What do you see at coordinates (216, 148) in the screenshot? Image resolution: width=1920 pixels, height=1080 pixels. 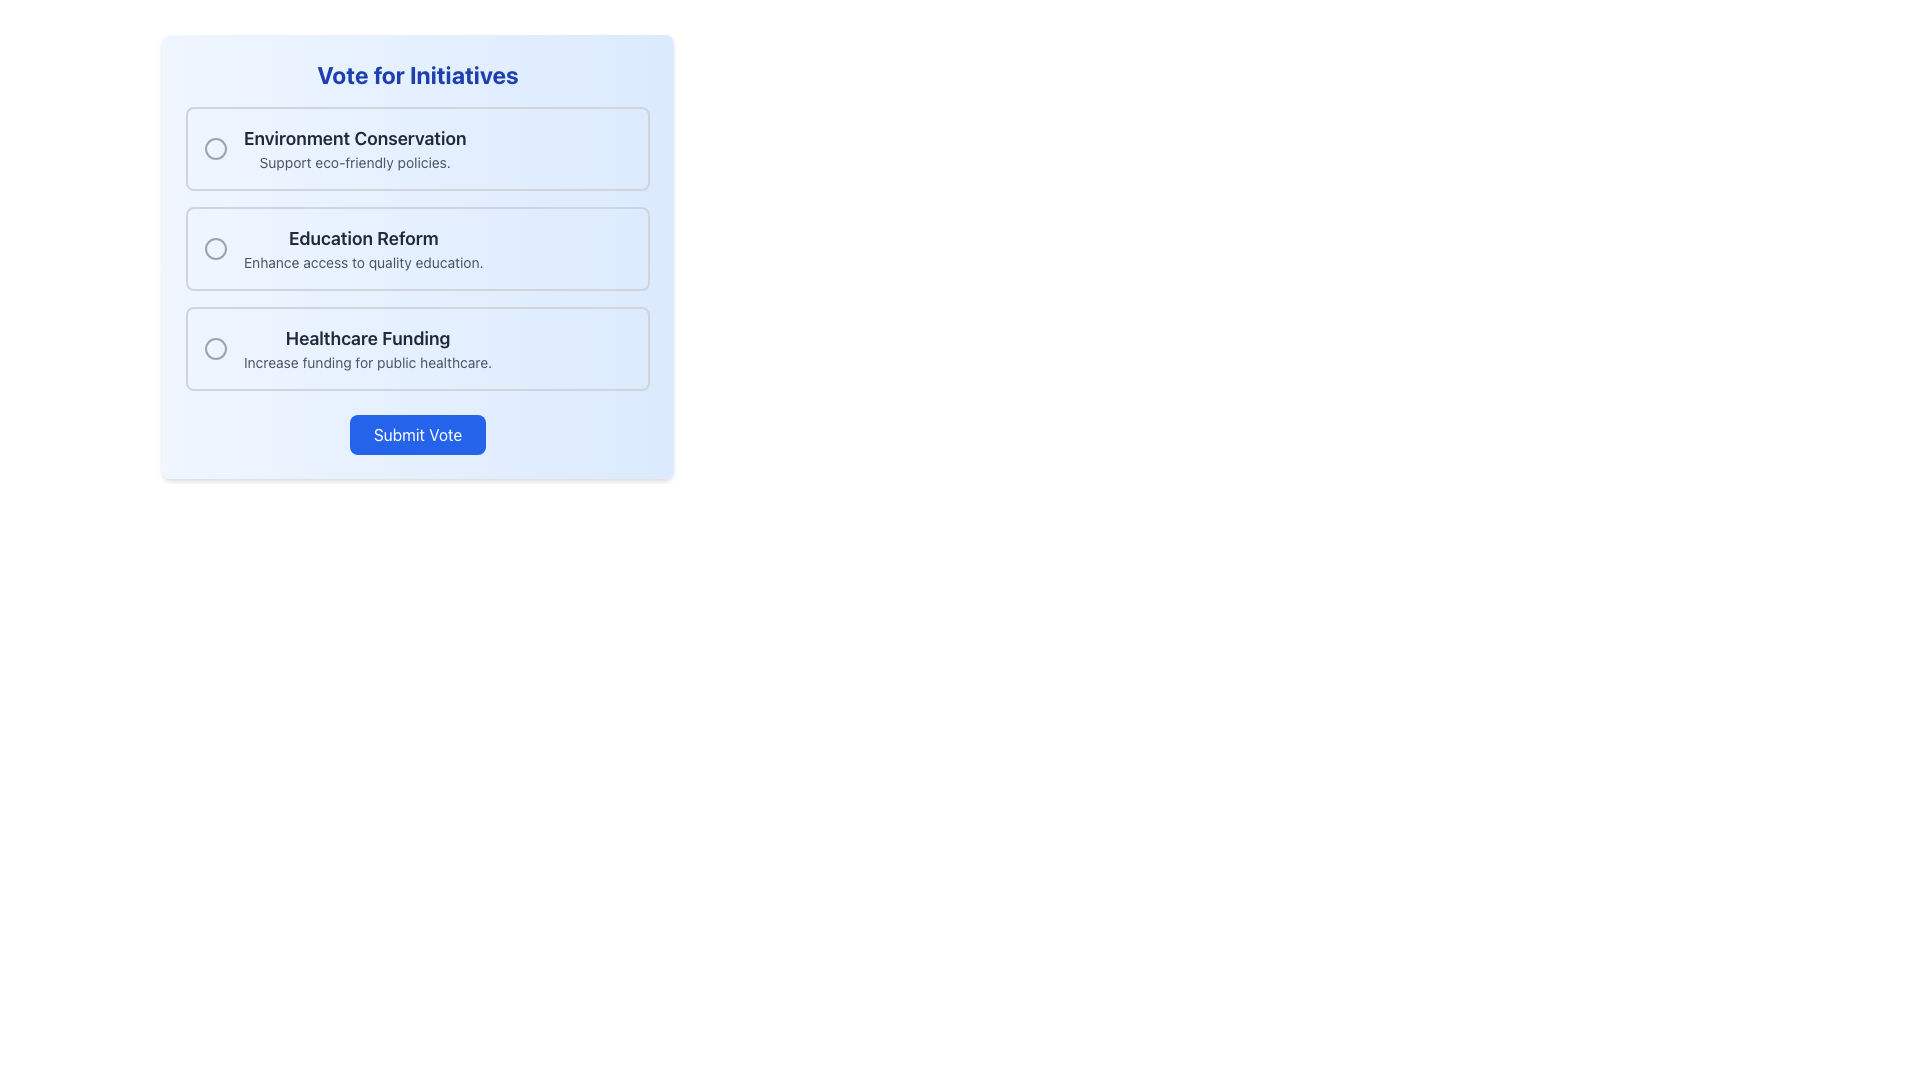 I see `the radio button located to the left of the text 'Environment Conservation' in the uppermost position of the vertical list` at bounding box center [216, 148].